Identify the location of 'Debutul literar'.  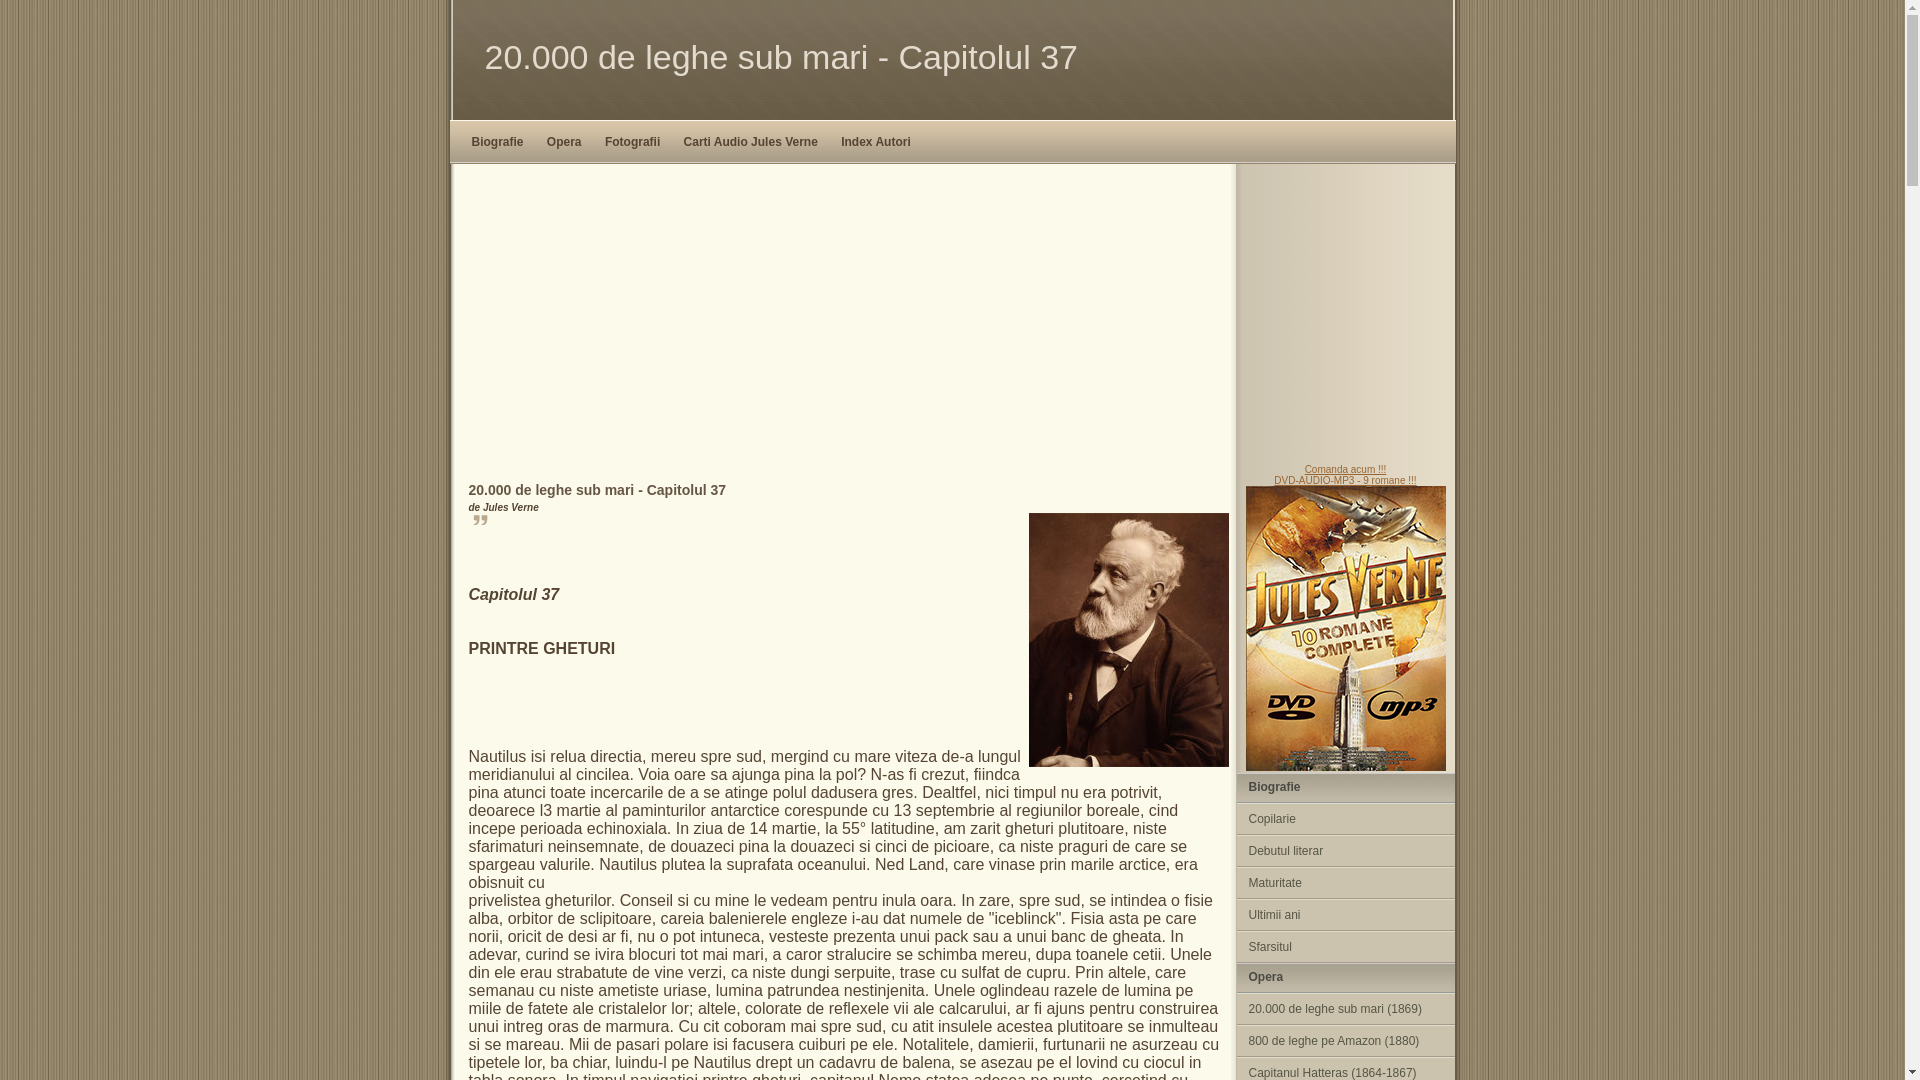
(1235, 851).